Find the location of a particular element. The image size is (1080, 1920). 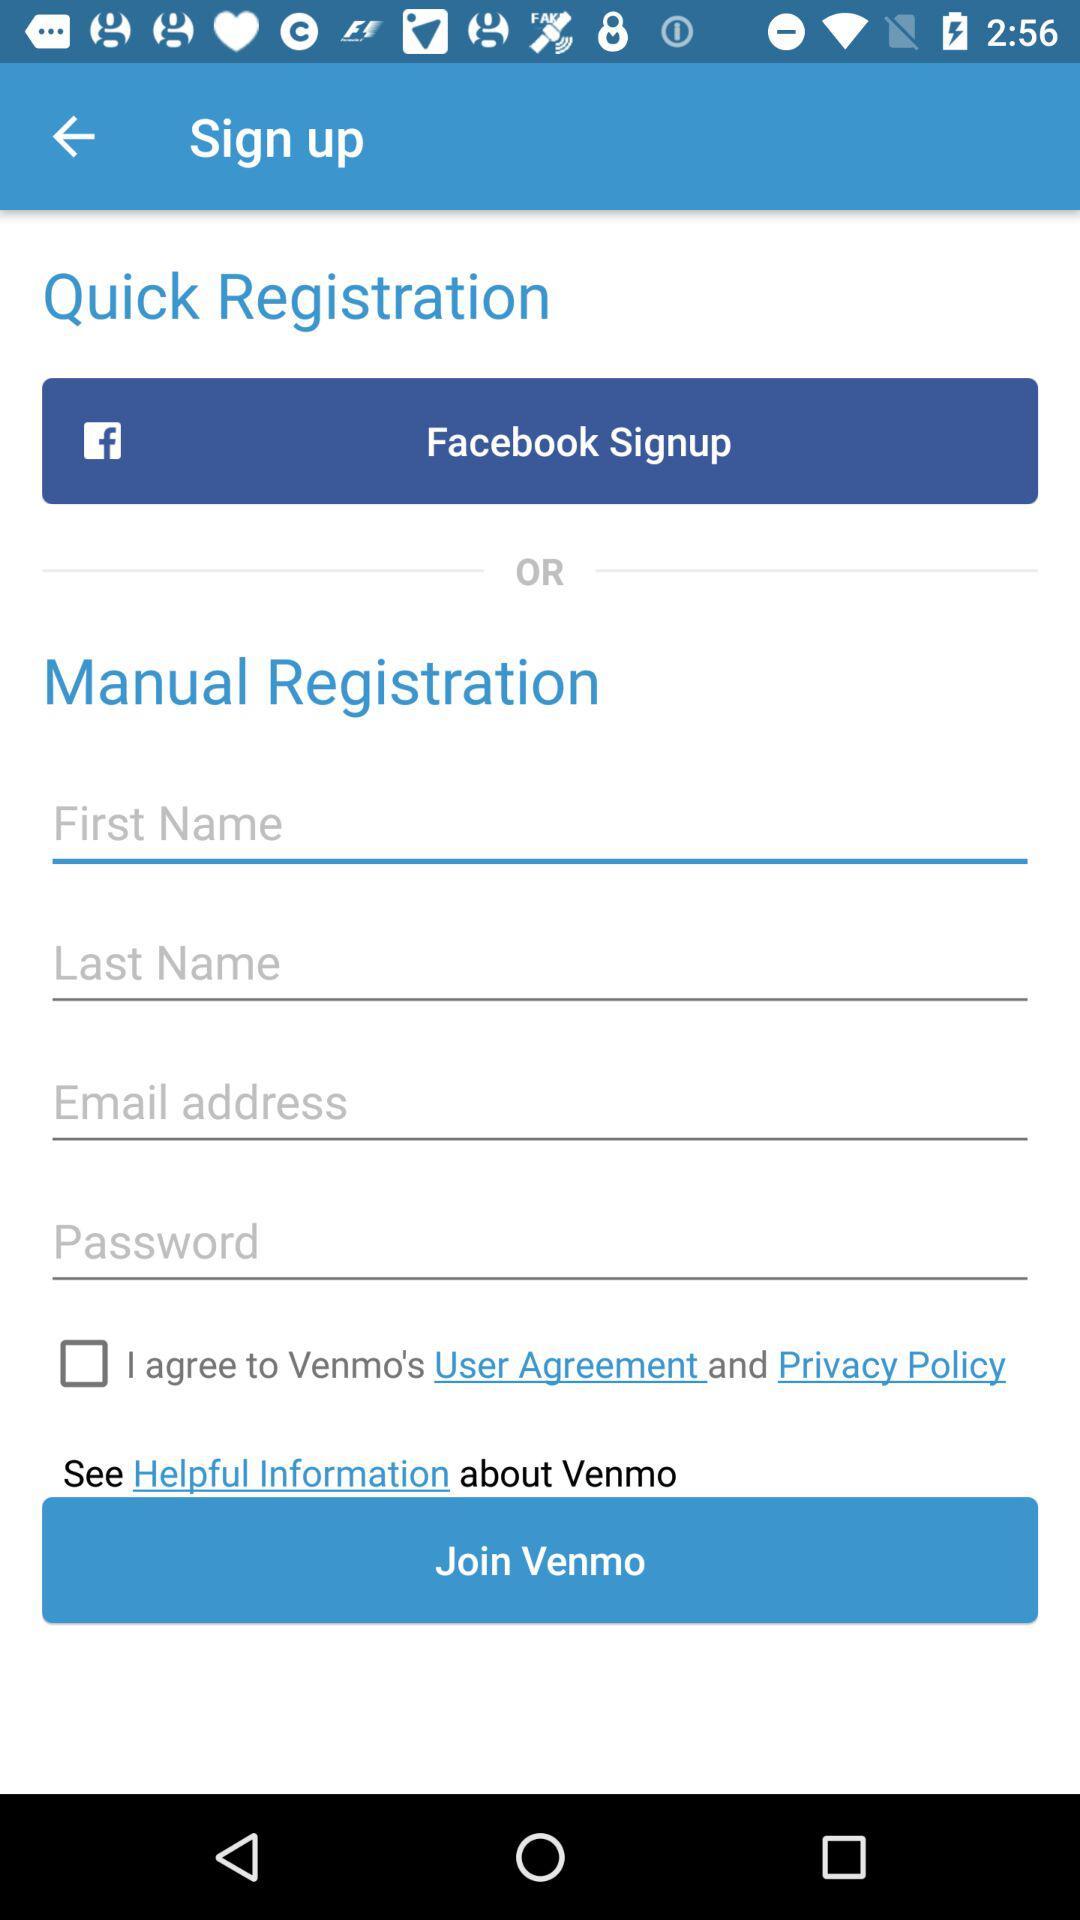

check box is located at coordinates (83, 1362).